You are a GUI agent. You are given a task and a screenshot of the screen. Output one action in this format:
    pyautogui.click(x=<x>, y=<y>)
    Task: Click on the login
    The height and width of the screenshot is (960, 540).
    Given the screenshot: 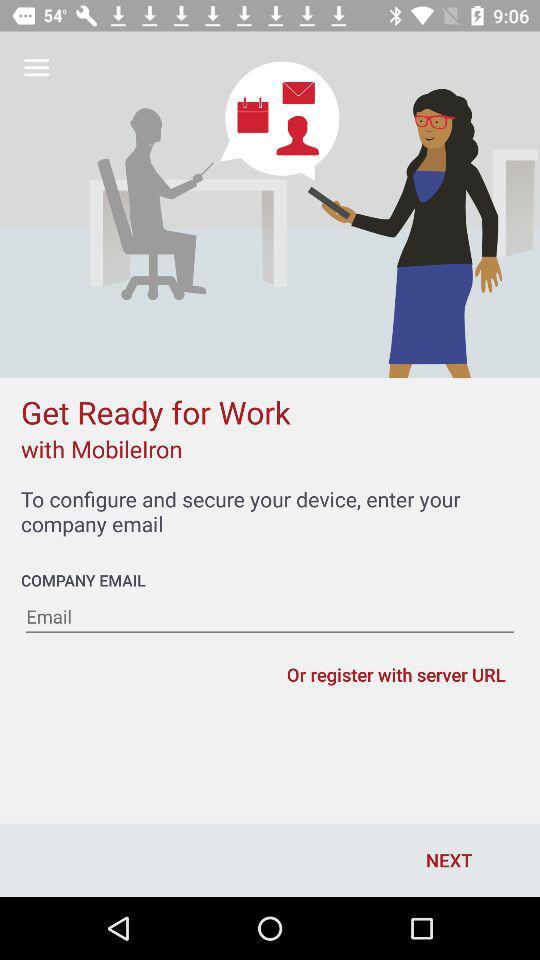 What is the action you would take?
    pyautogui.click(x=270, y=616)
    